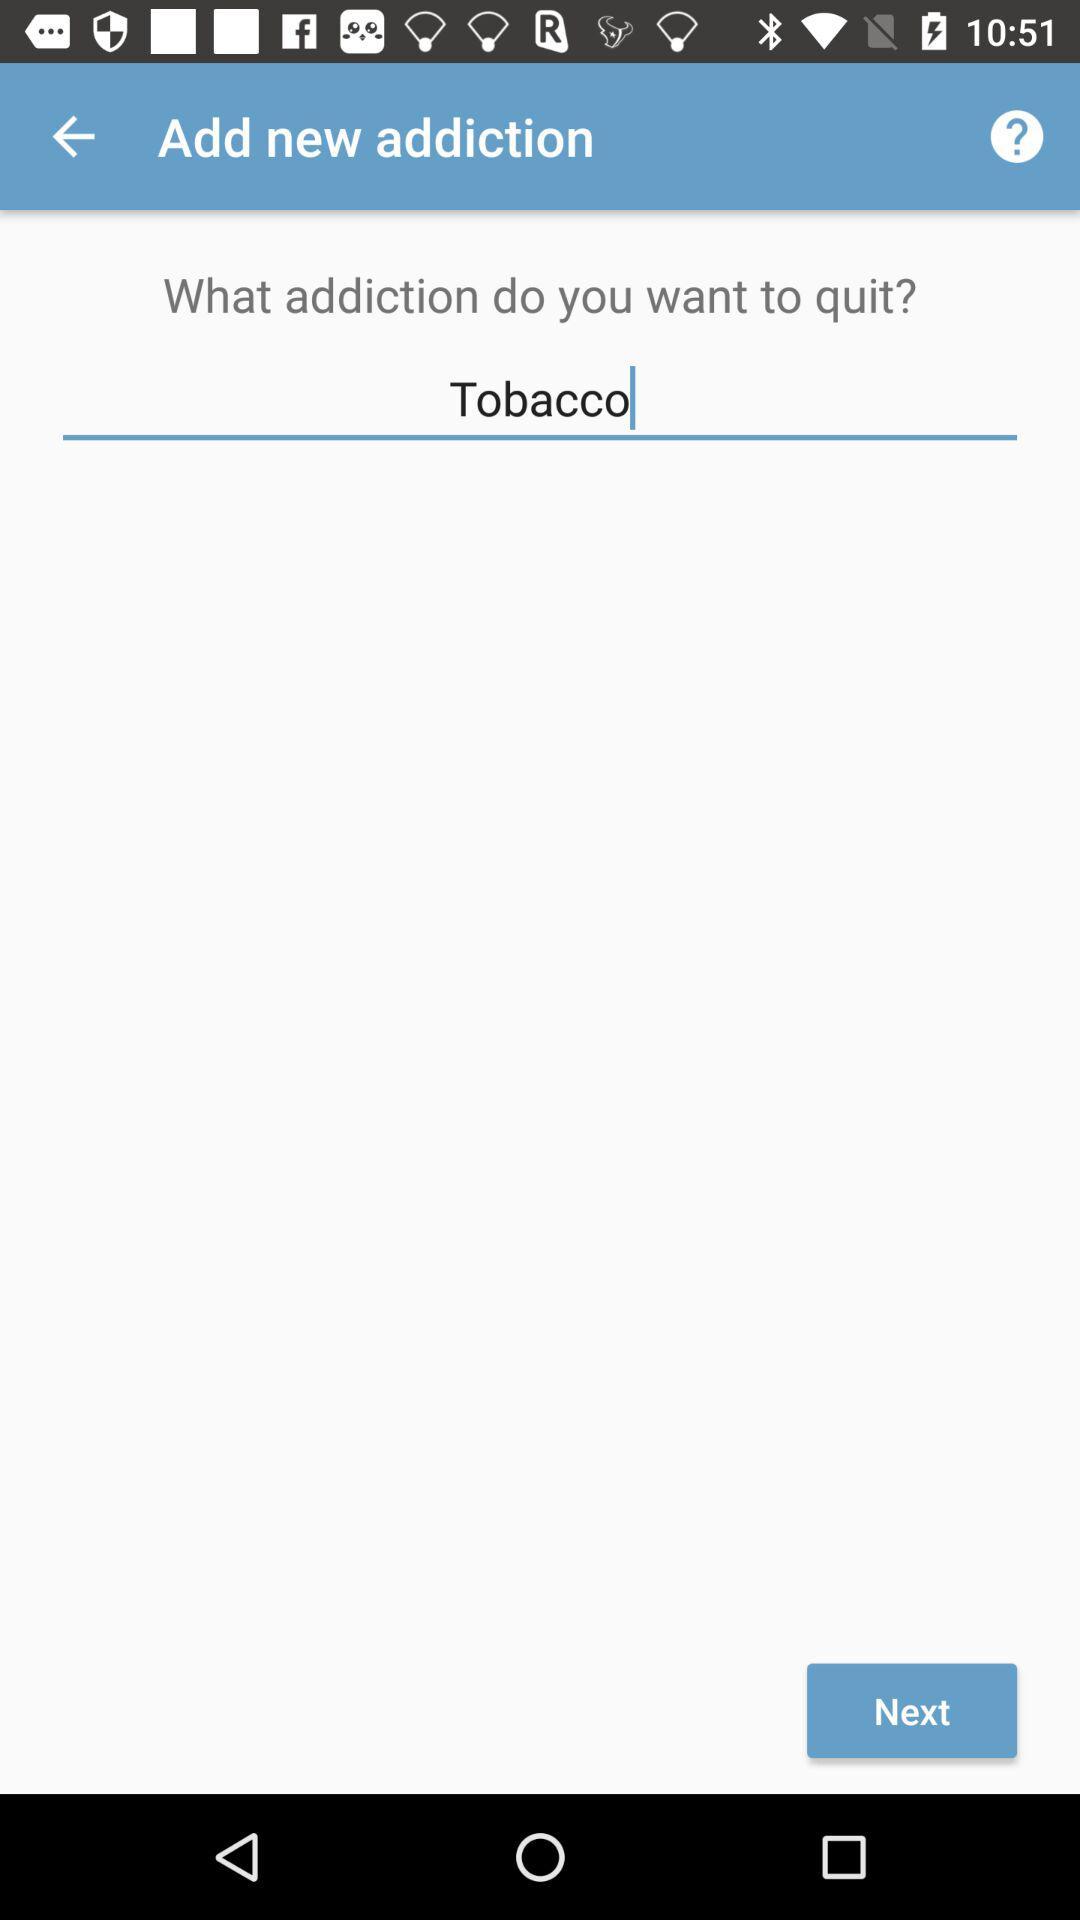  I want to click on icon to the right of the add new addiction app, so click(1017, 135).